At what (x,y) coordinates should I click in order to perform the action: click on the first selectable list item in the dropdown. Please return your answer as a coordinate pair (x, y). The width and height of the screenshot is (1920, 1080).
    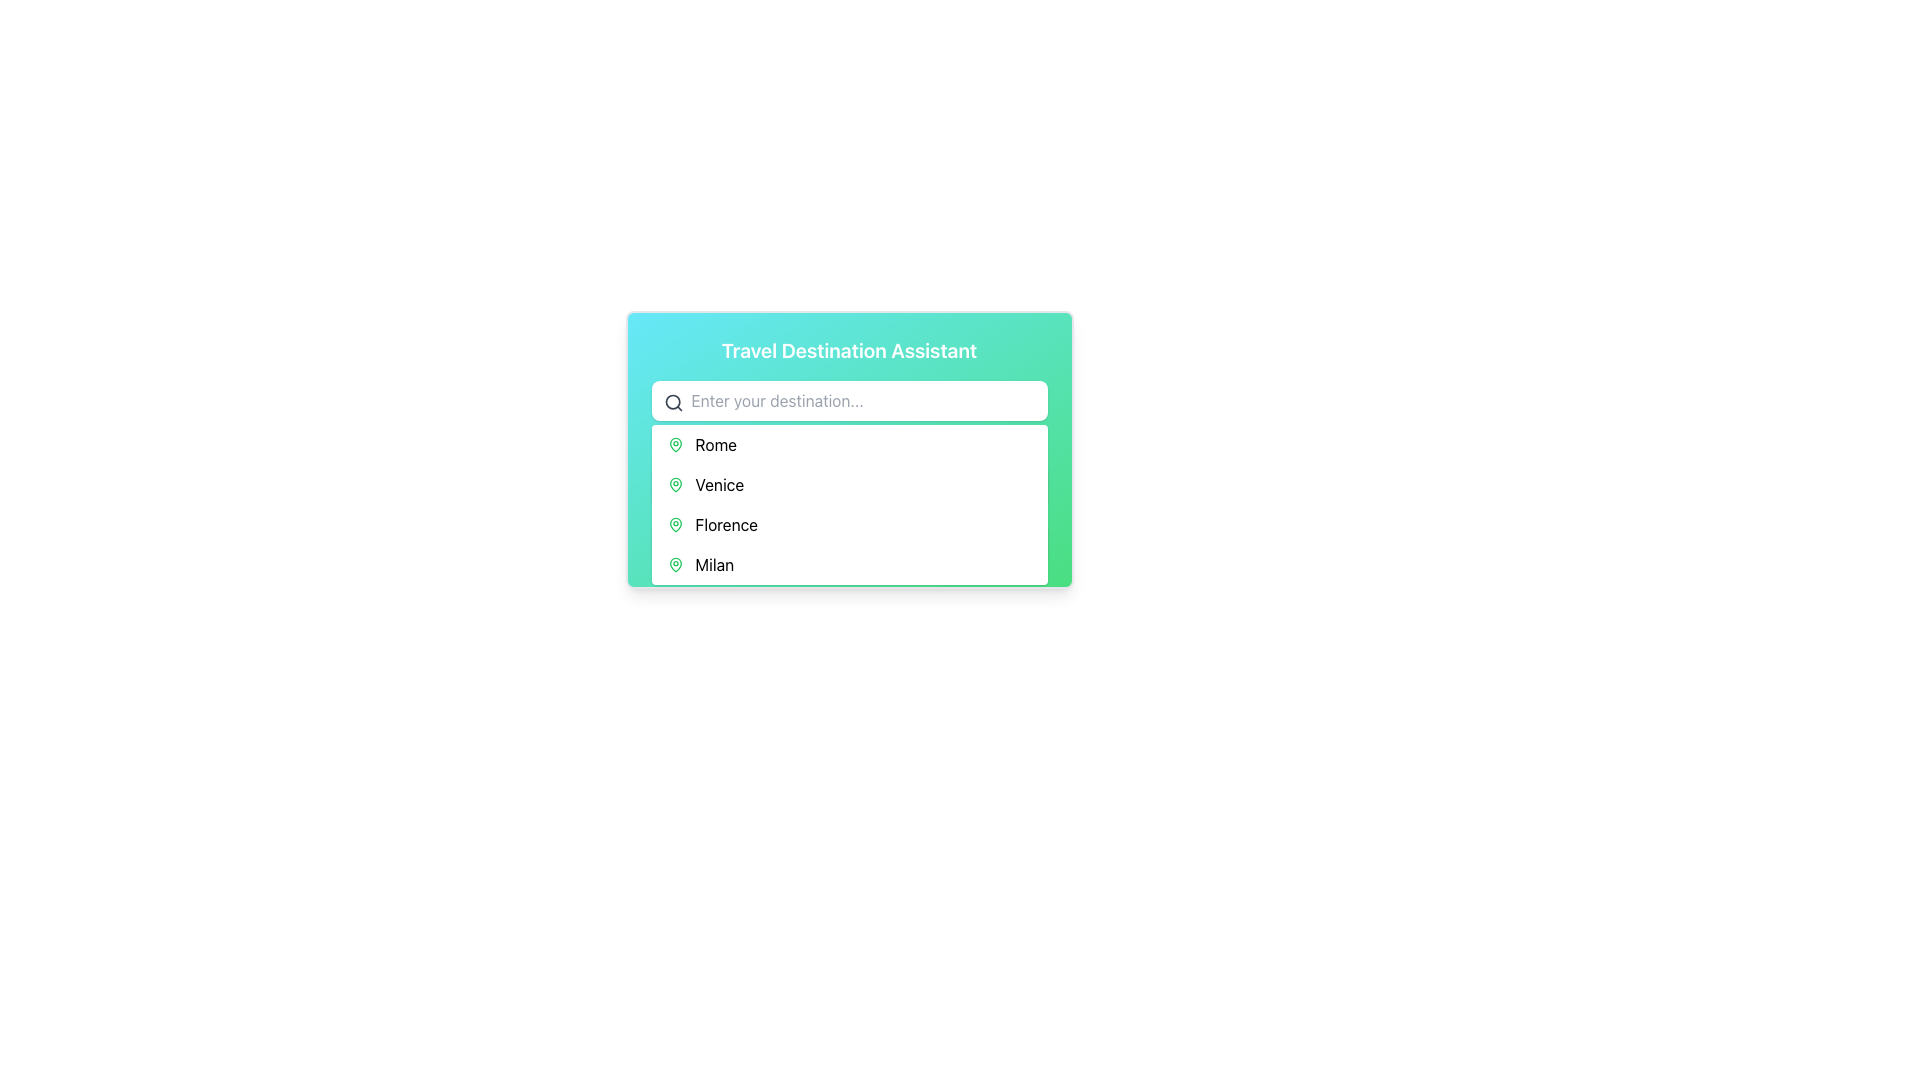
    Looking at the image, I should click on (849, 443).